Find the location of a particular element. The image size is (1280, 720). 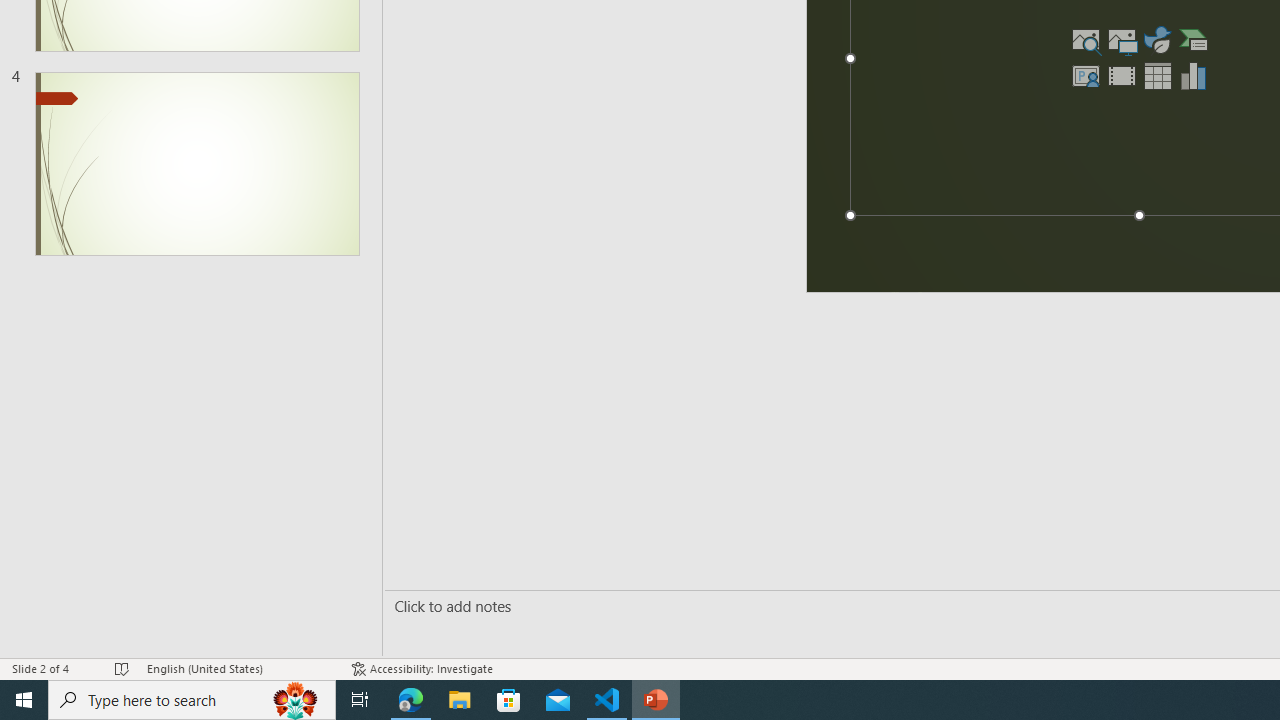

'Insert an Icon' is located at coordinates (1157, 39).